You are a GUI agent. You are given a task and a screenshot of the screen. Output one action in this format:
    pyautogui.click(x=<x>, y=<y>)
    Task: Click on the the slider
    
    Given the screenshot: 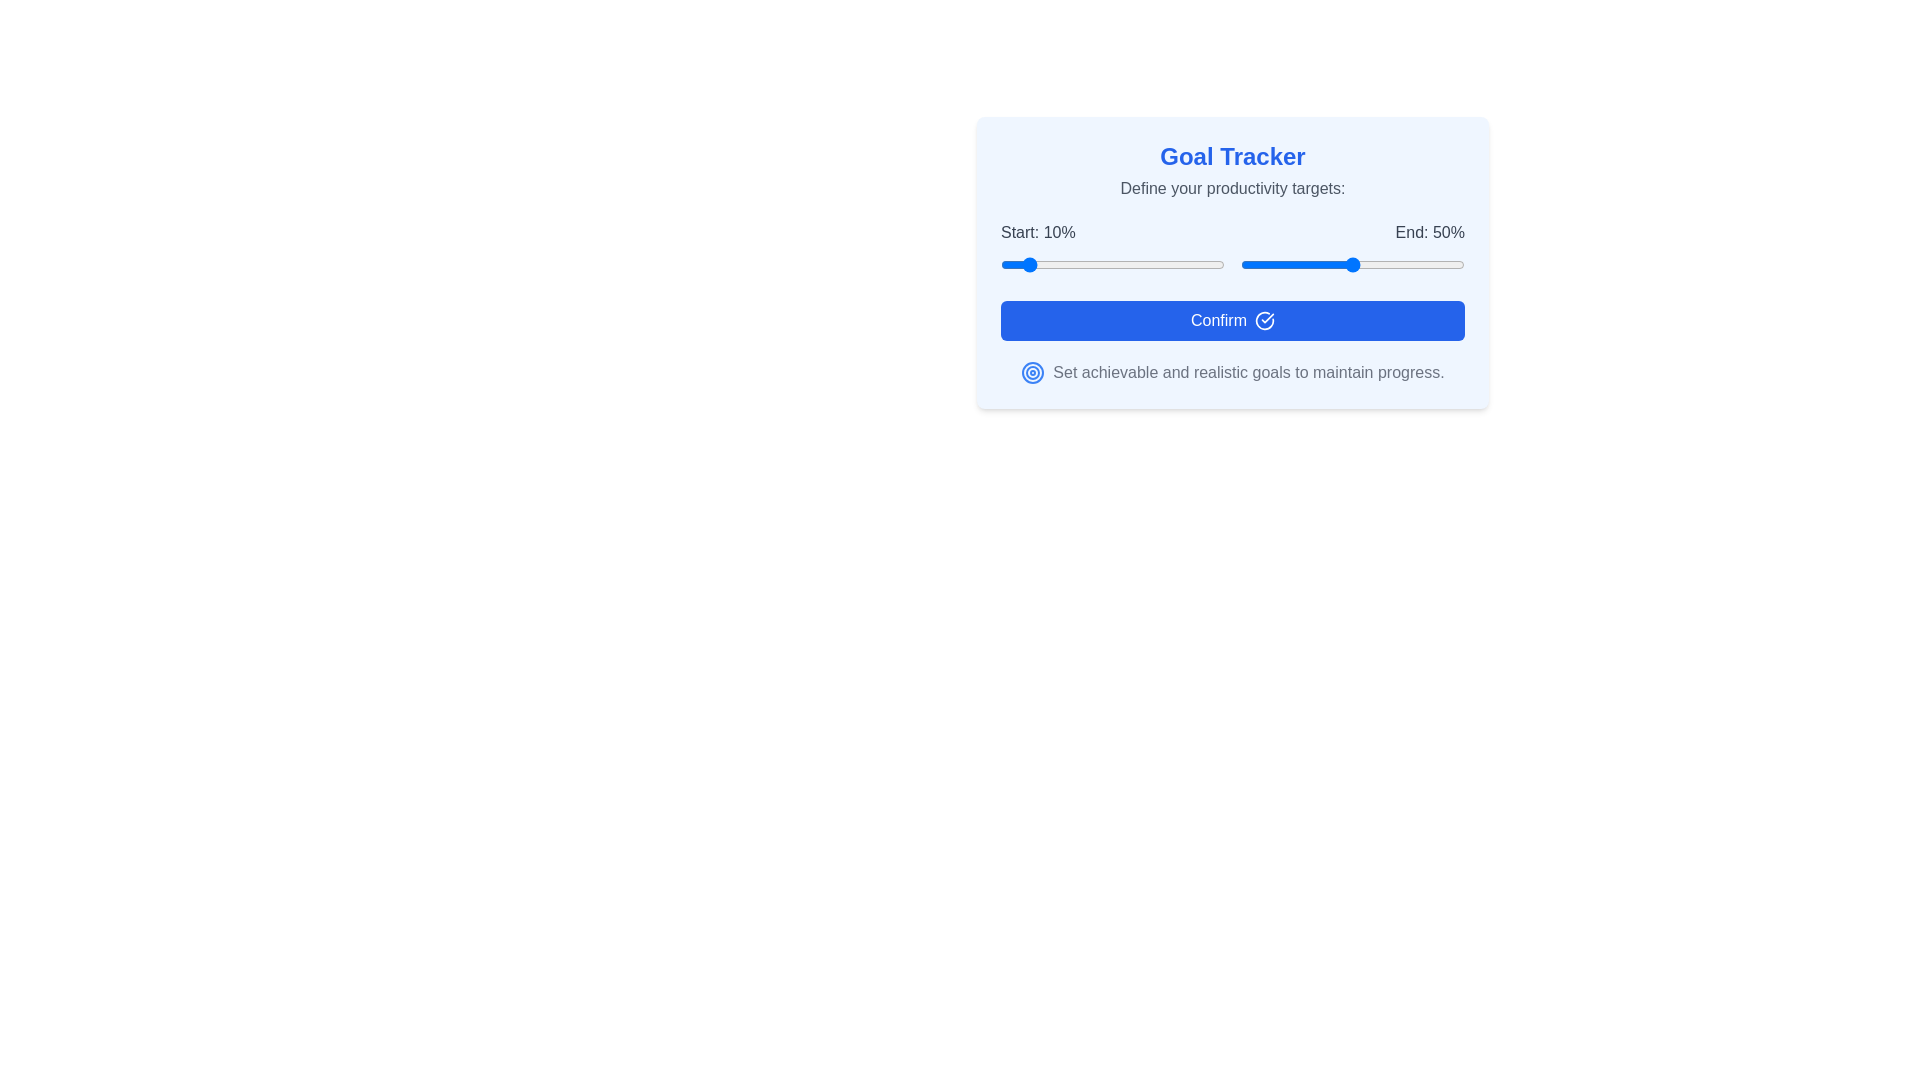 What is the action you would take?
    pyautogui.click(x=1460, y=264)
    